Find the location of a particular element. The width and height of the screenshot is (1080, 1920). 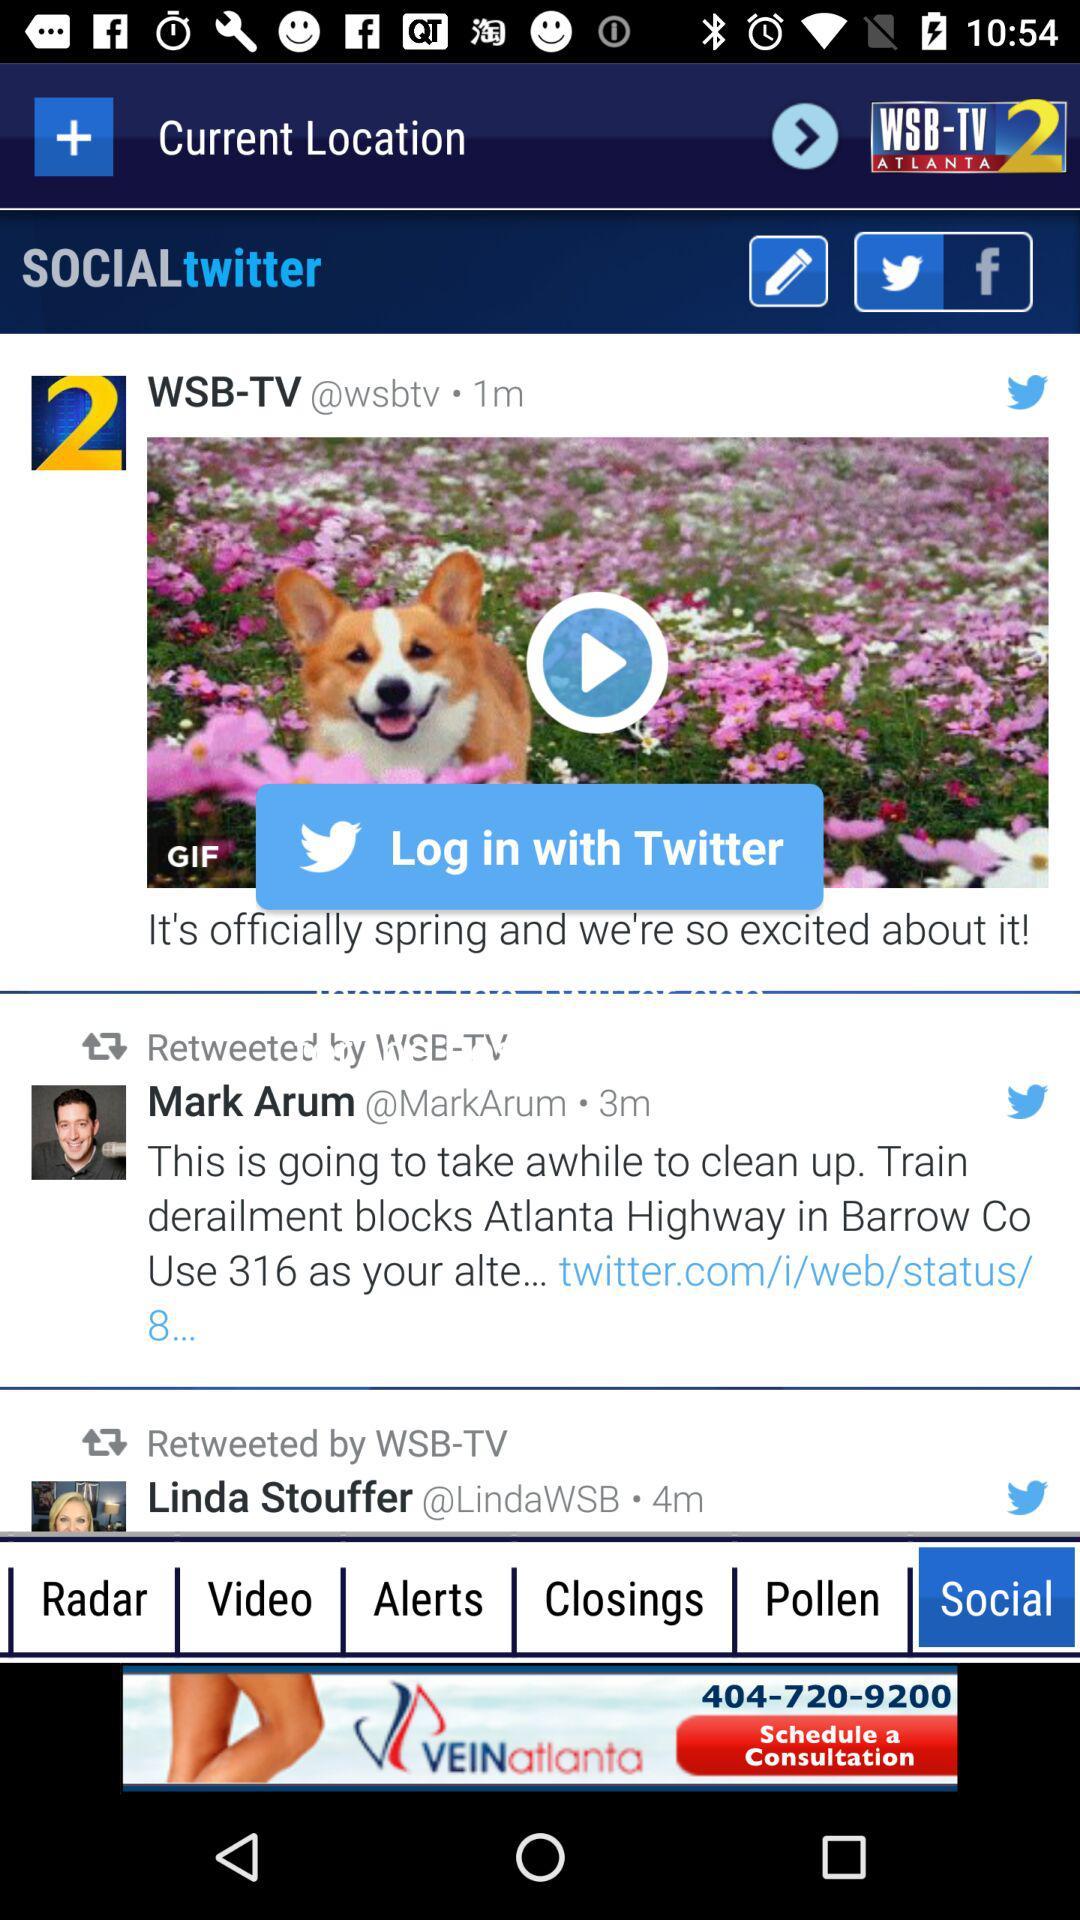

move to icon which is left to 3m is located at coordinates (1028, 1101).